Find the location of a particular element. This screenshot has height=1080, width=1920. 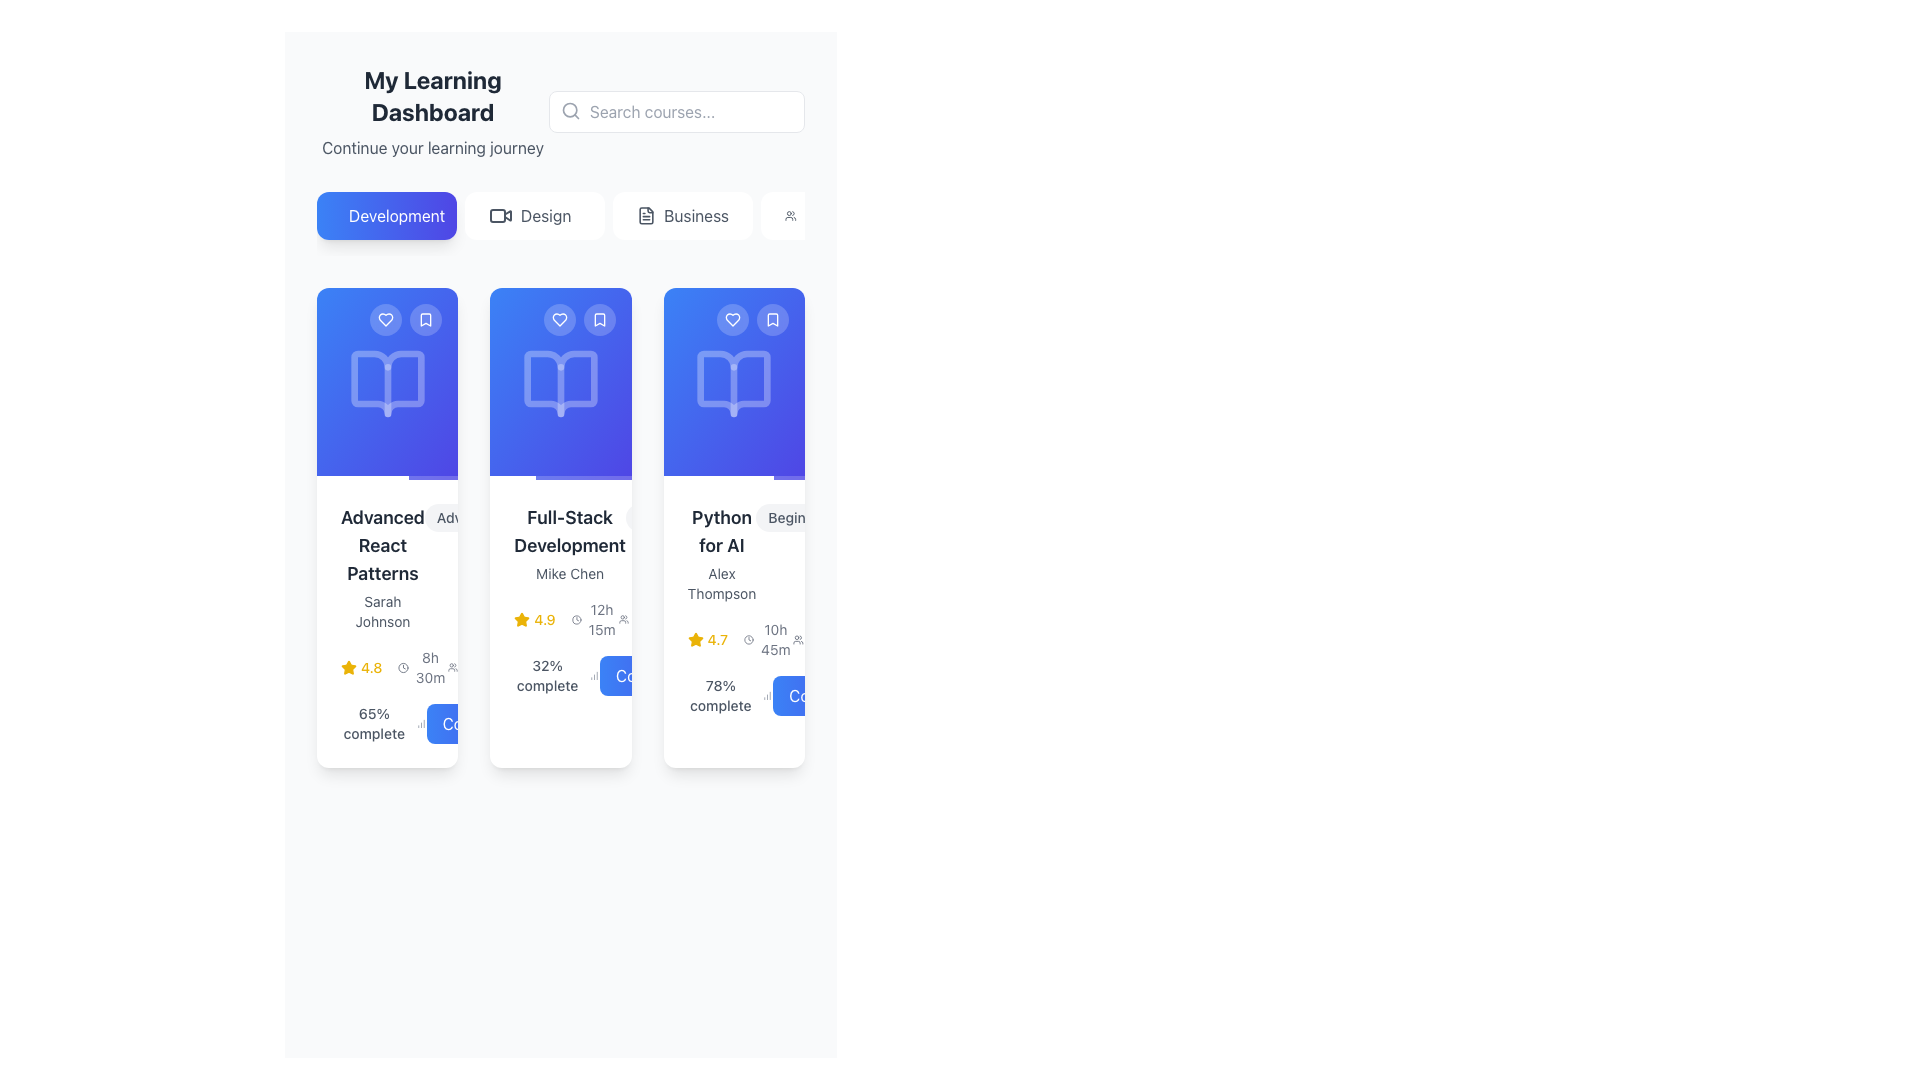

text displaying the percentage completion of the 'Python for AI' course, located above the 'Continue' button in the rightmost card of the horizontal list is located at coordinates (729, 694).